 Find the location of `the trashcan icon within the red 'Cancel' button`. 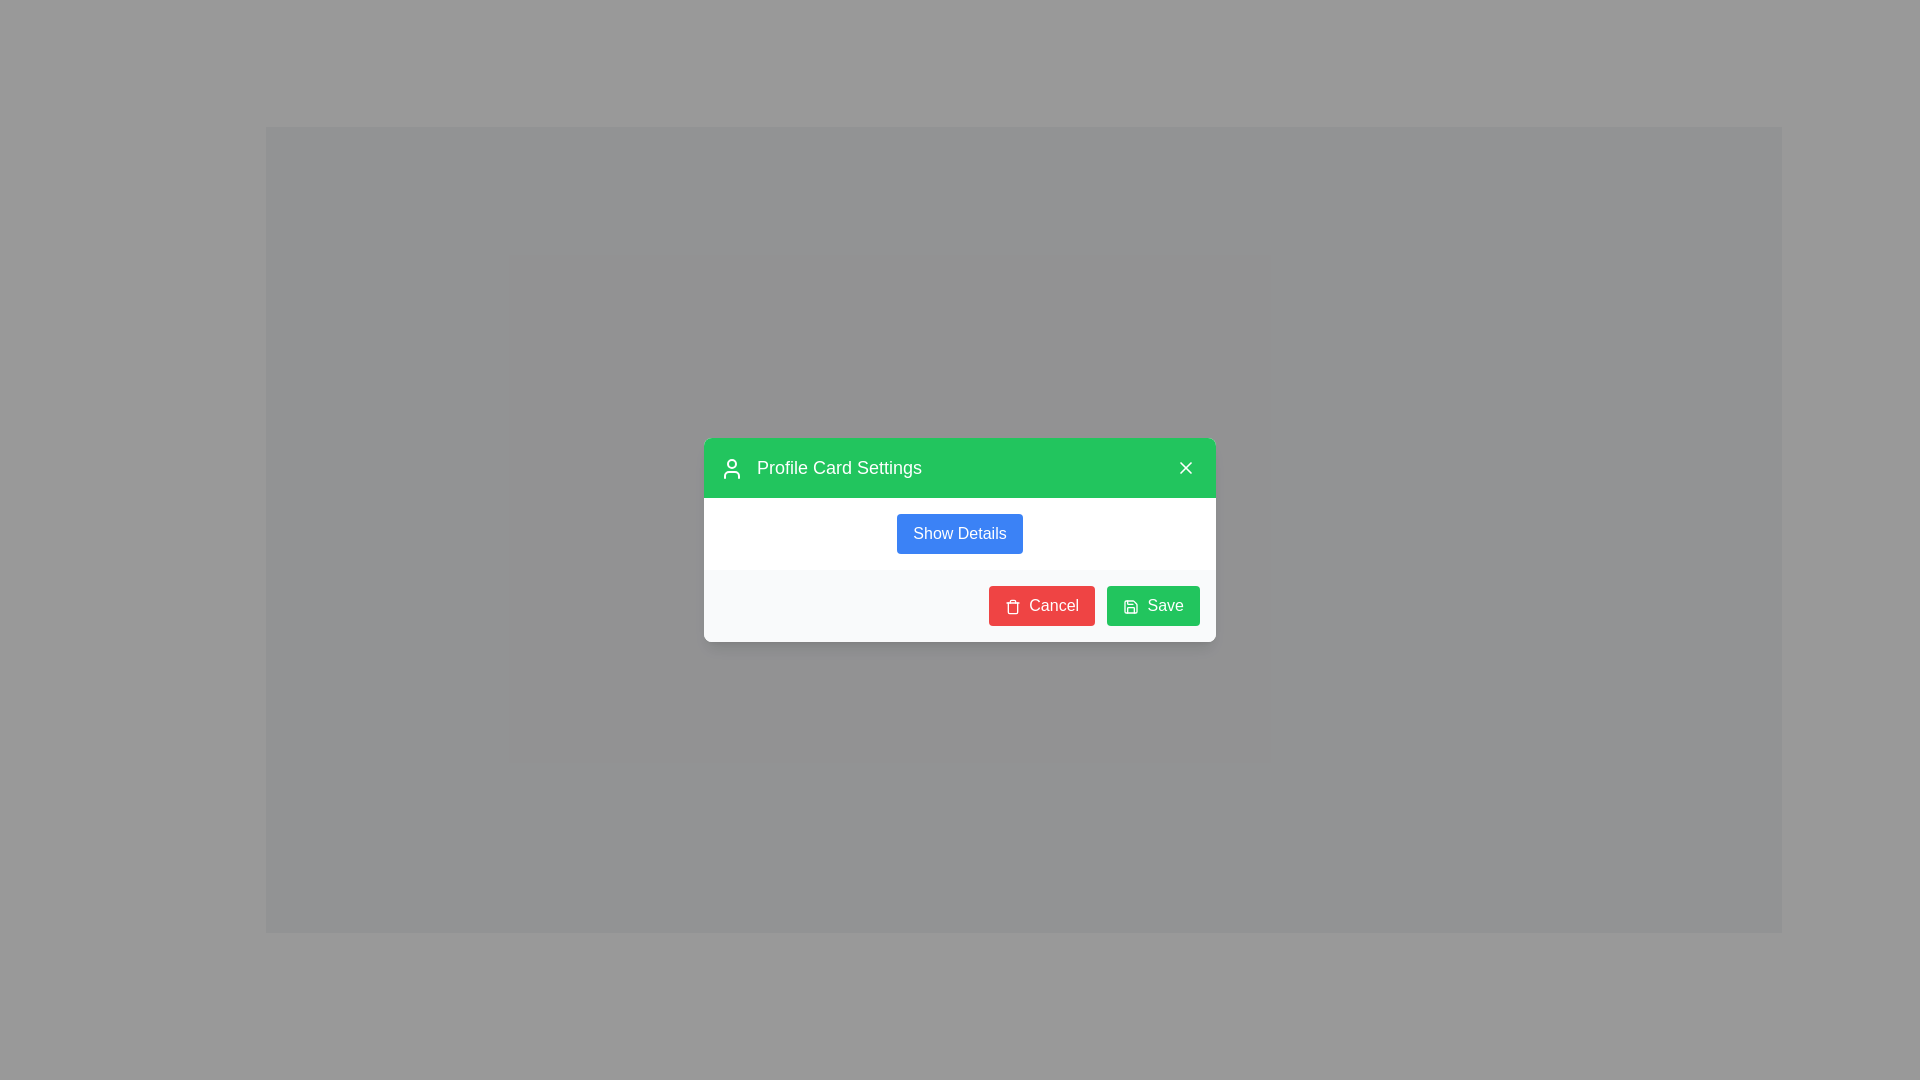

the trashcan icon within the red 'Cancel' button is located at coordinates (1012, 605).